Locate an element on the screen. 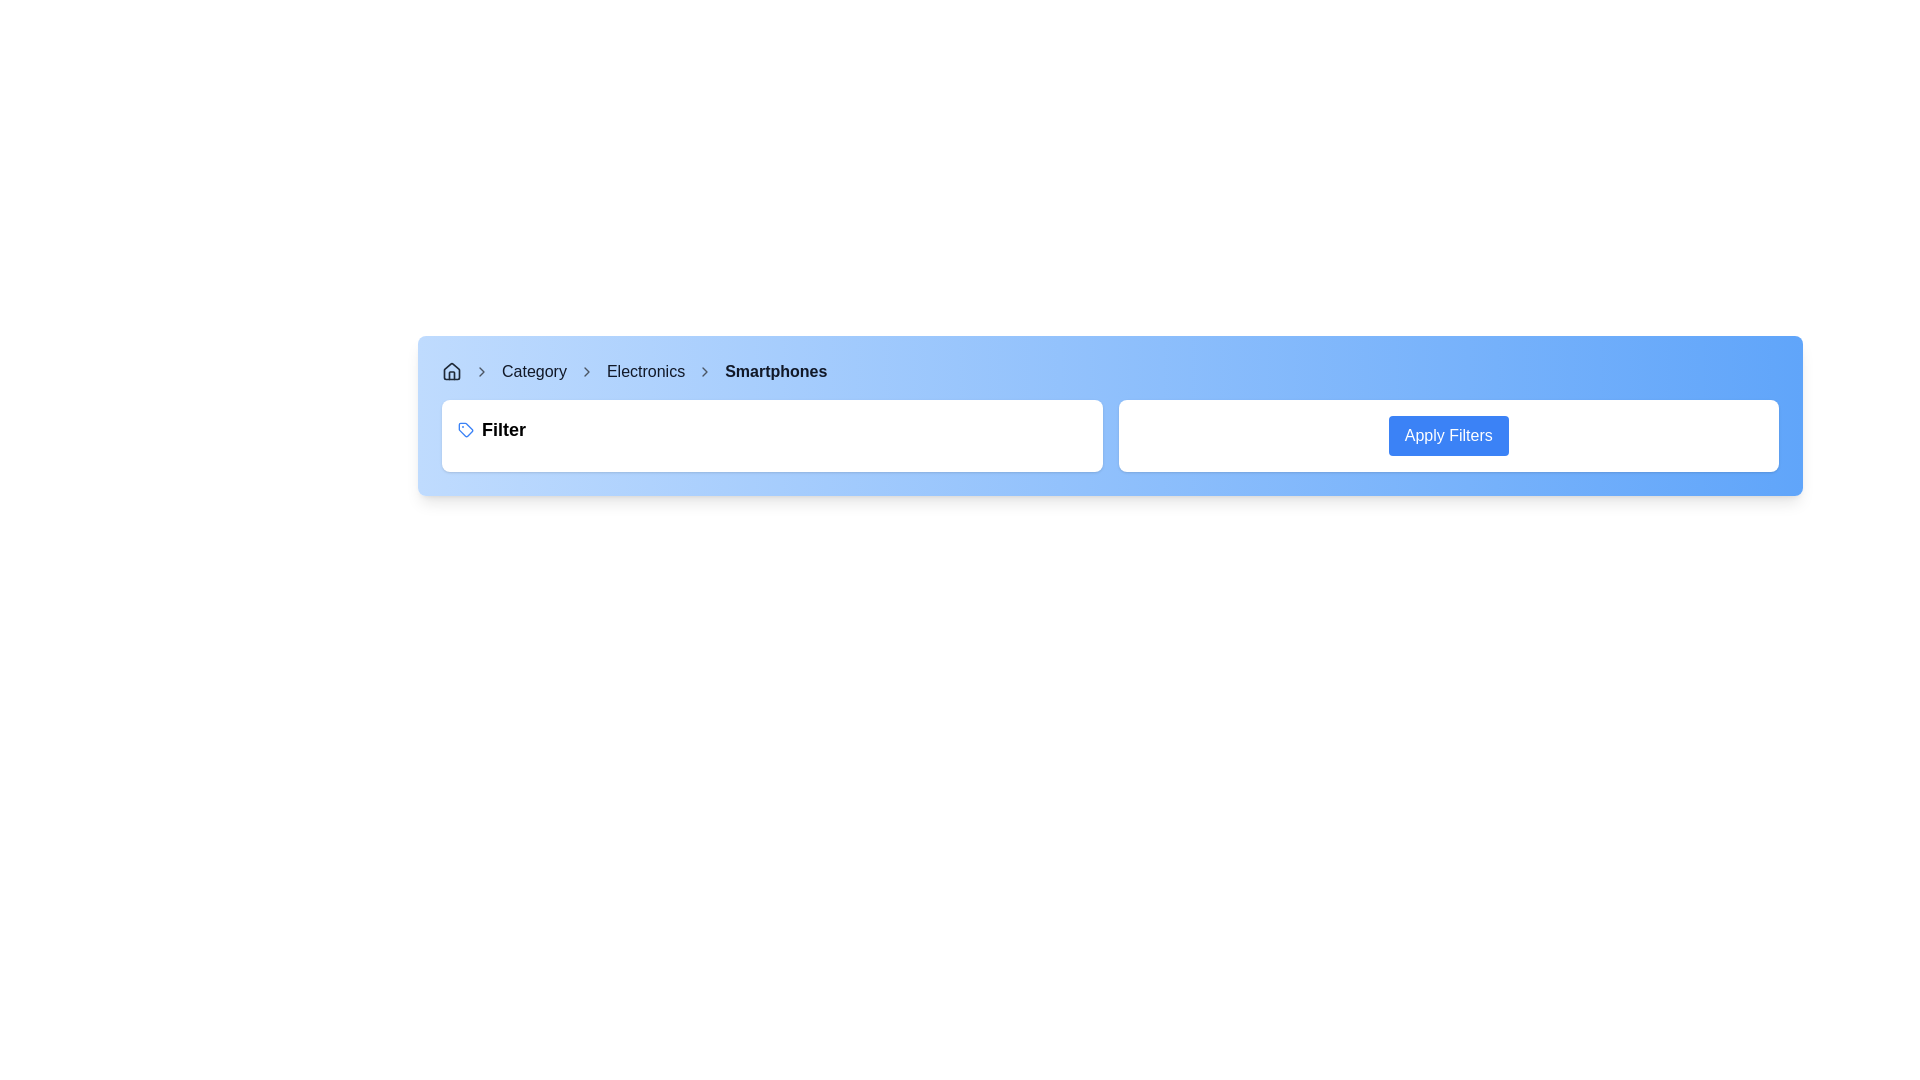  the home icon is located at coordinates (450, 370).